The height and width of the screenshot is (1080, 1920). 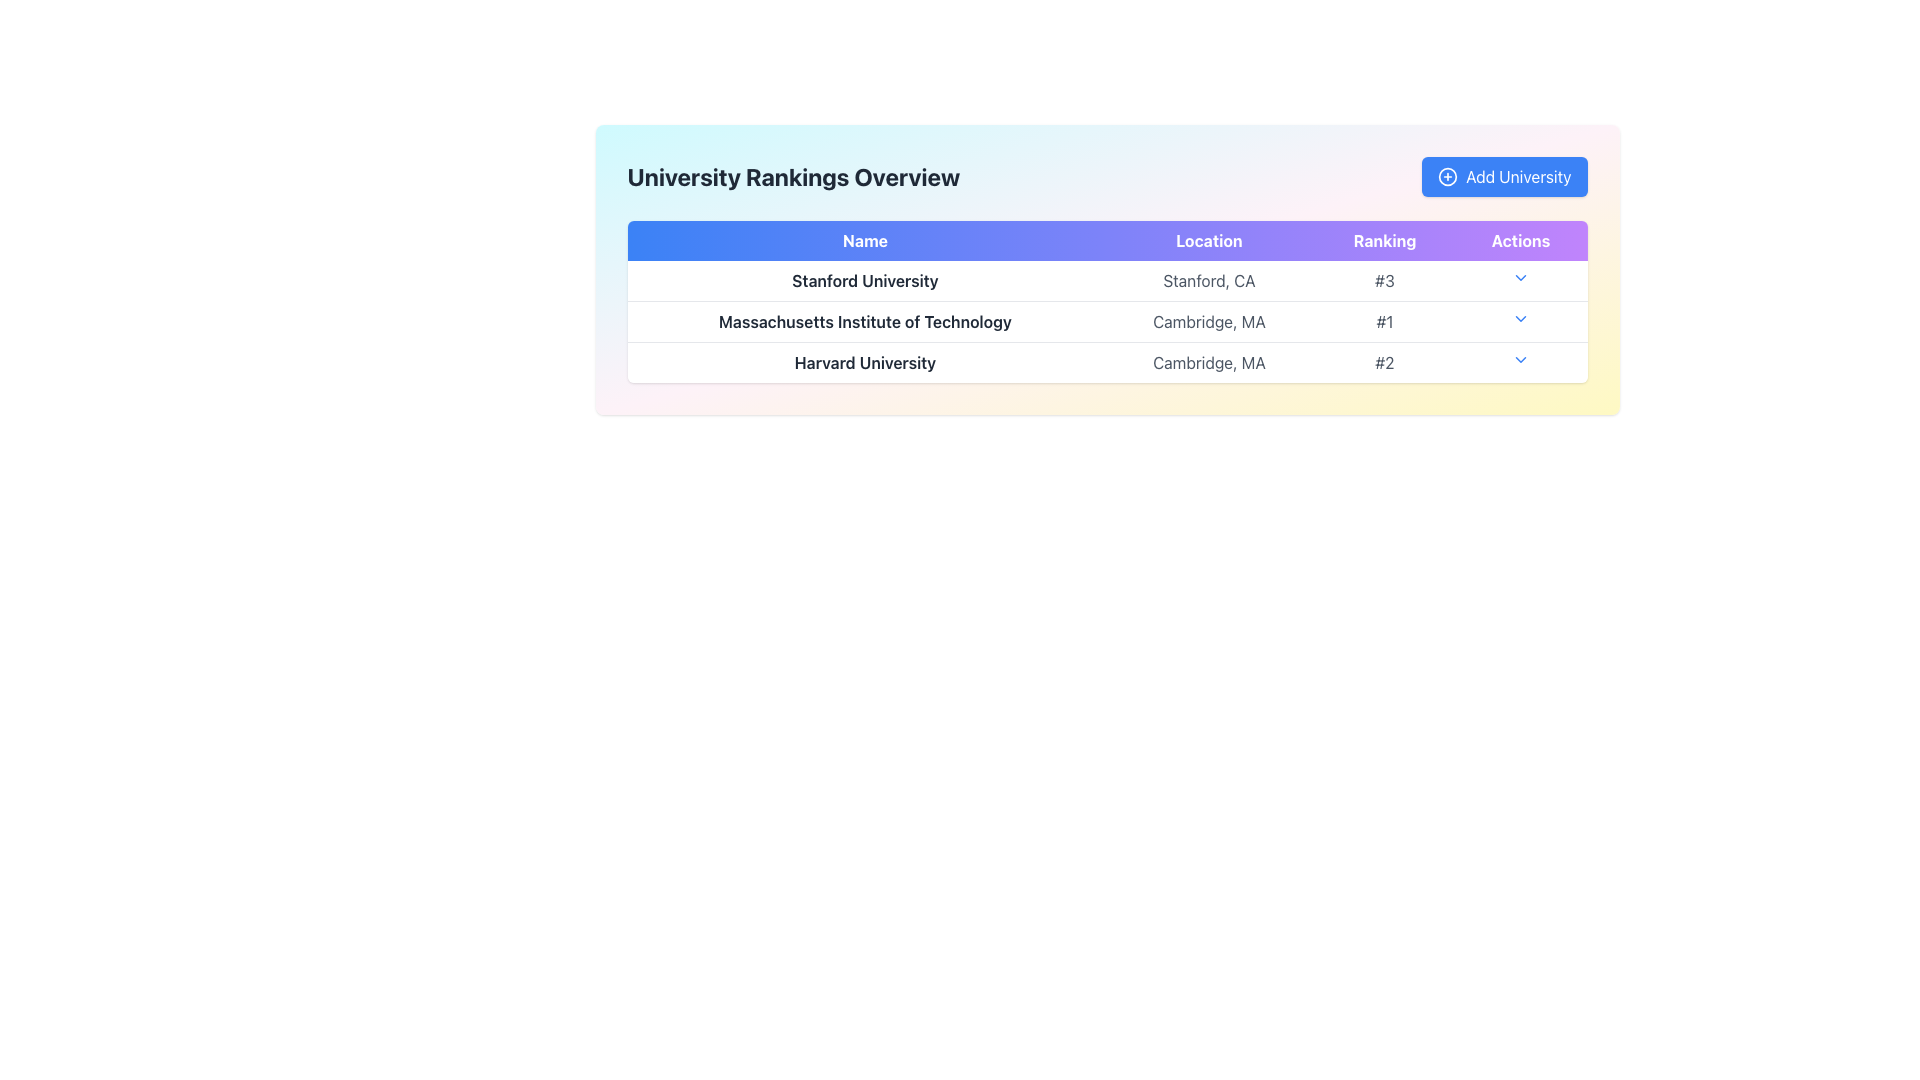 What do you see at coordinates (1208, 362) in the screenshot?
I see `the text element displaying 'Cambridge, MA' in the third row of the table, located between 'Harvard University' and '#2'` at bounding box center [1208, 362].